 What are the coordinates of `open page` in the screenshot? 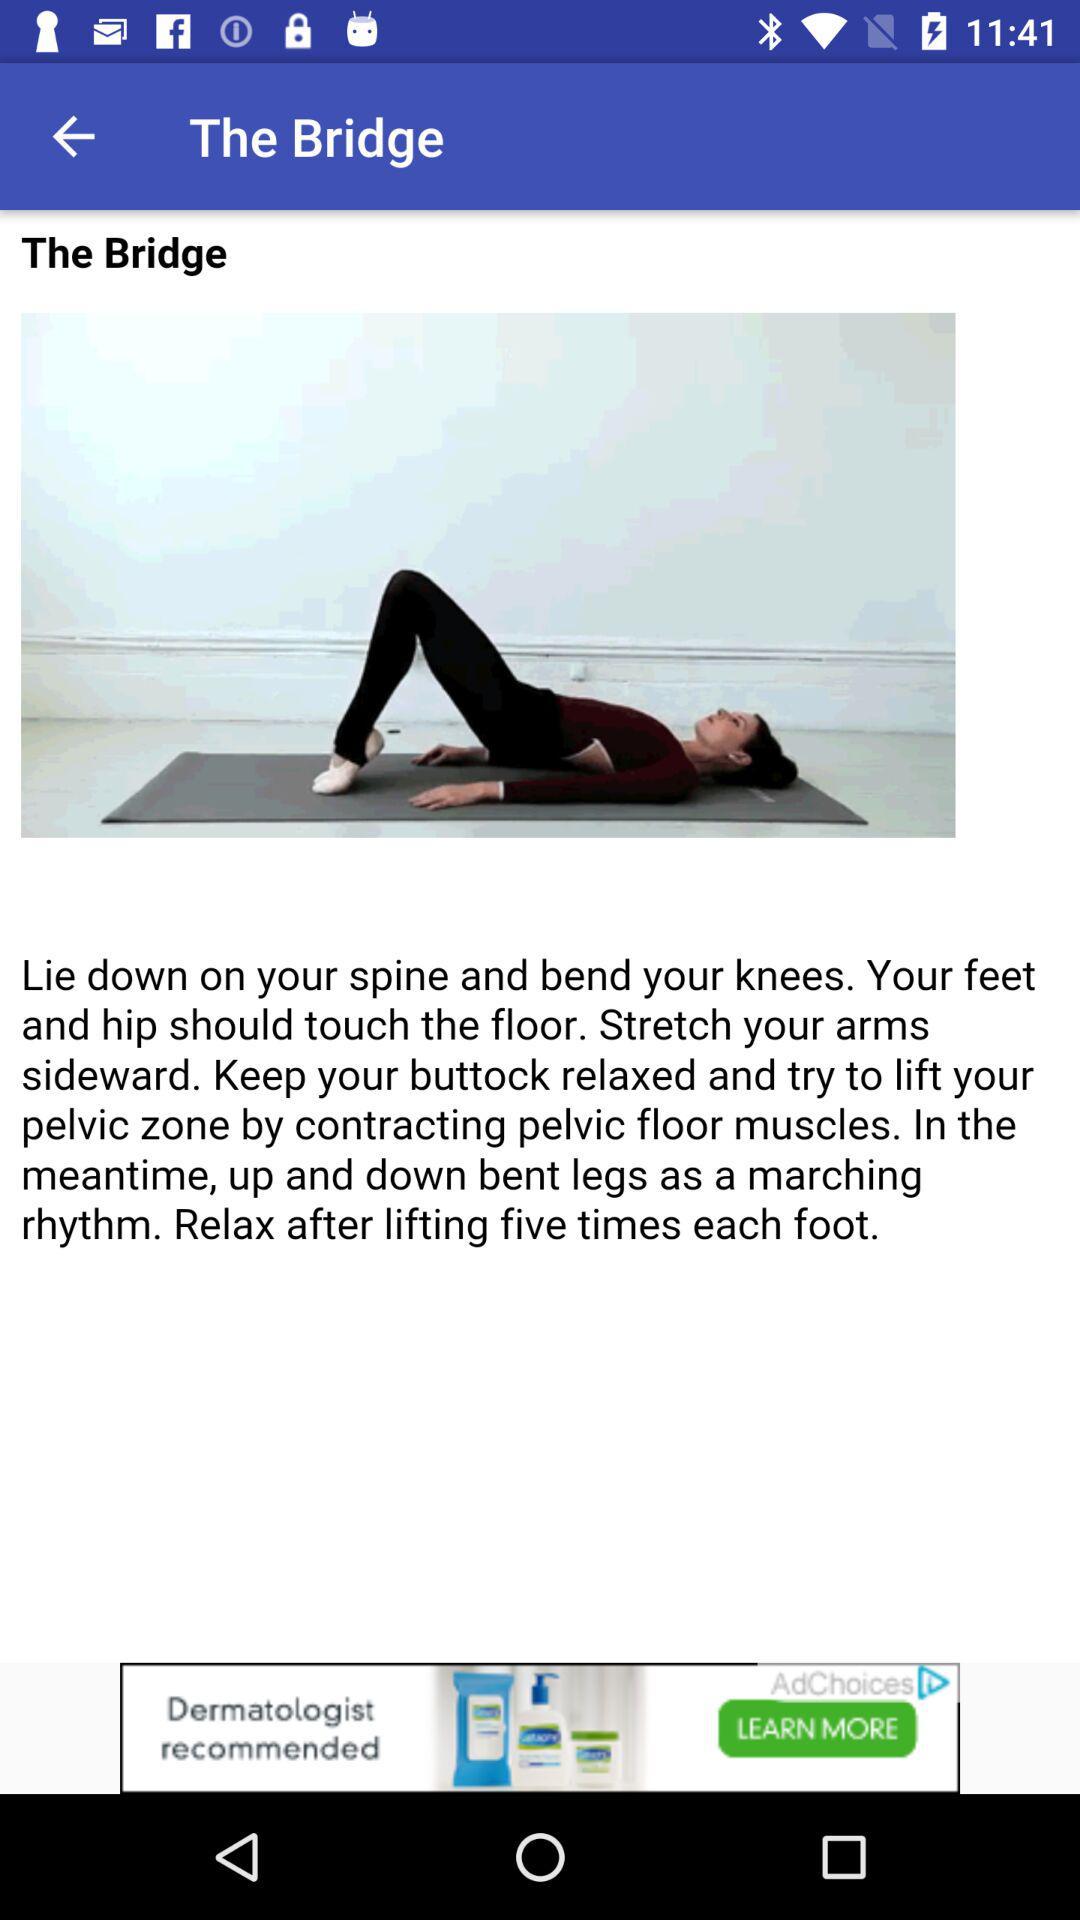 It's located at (540, 935).